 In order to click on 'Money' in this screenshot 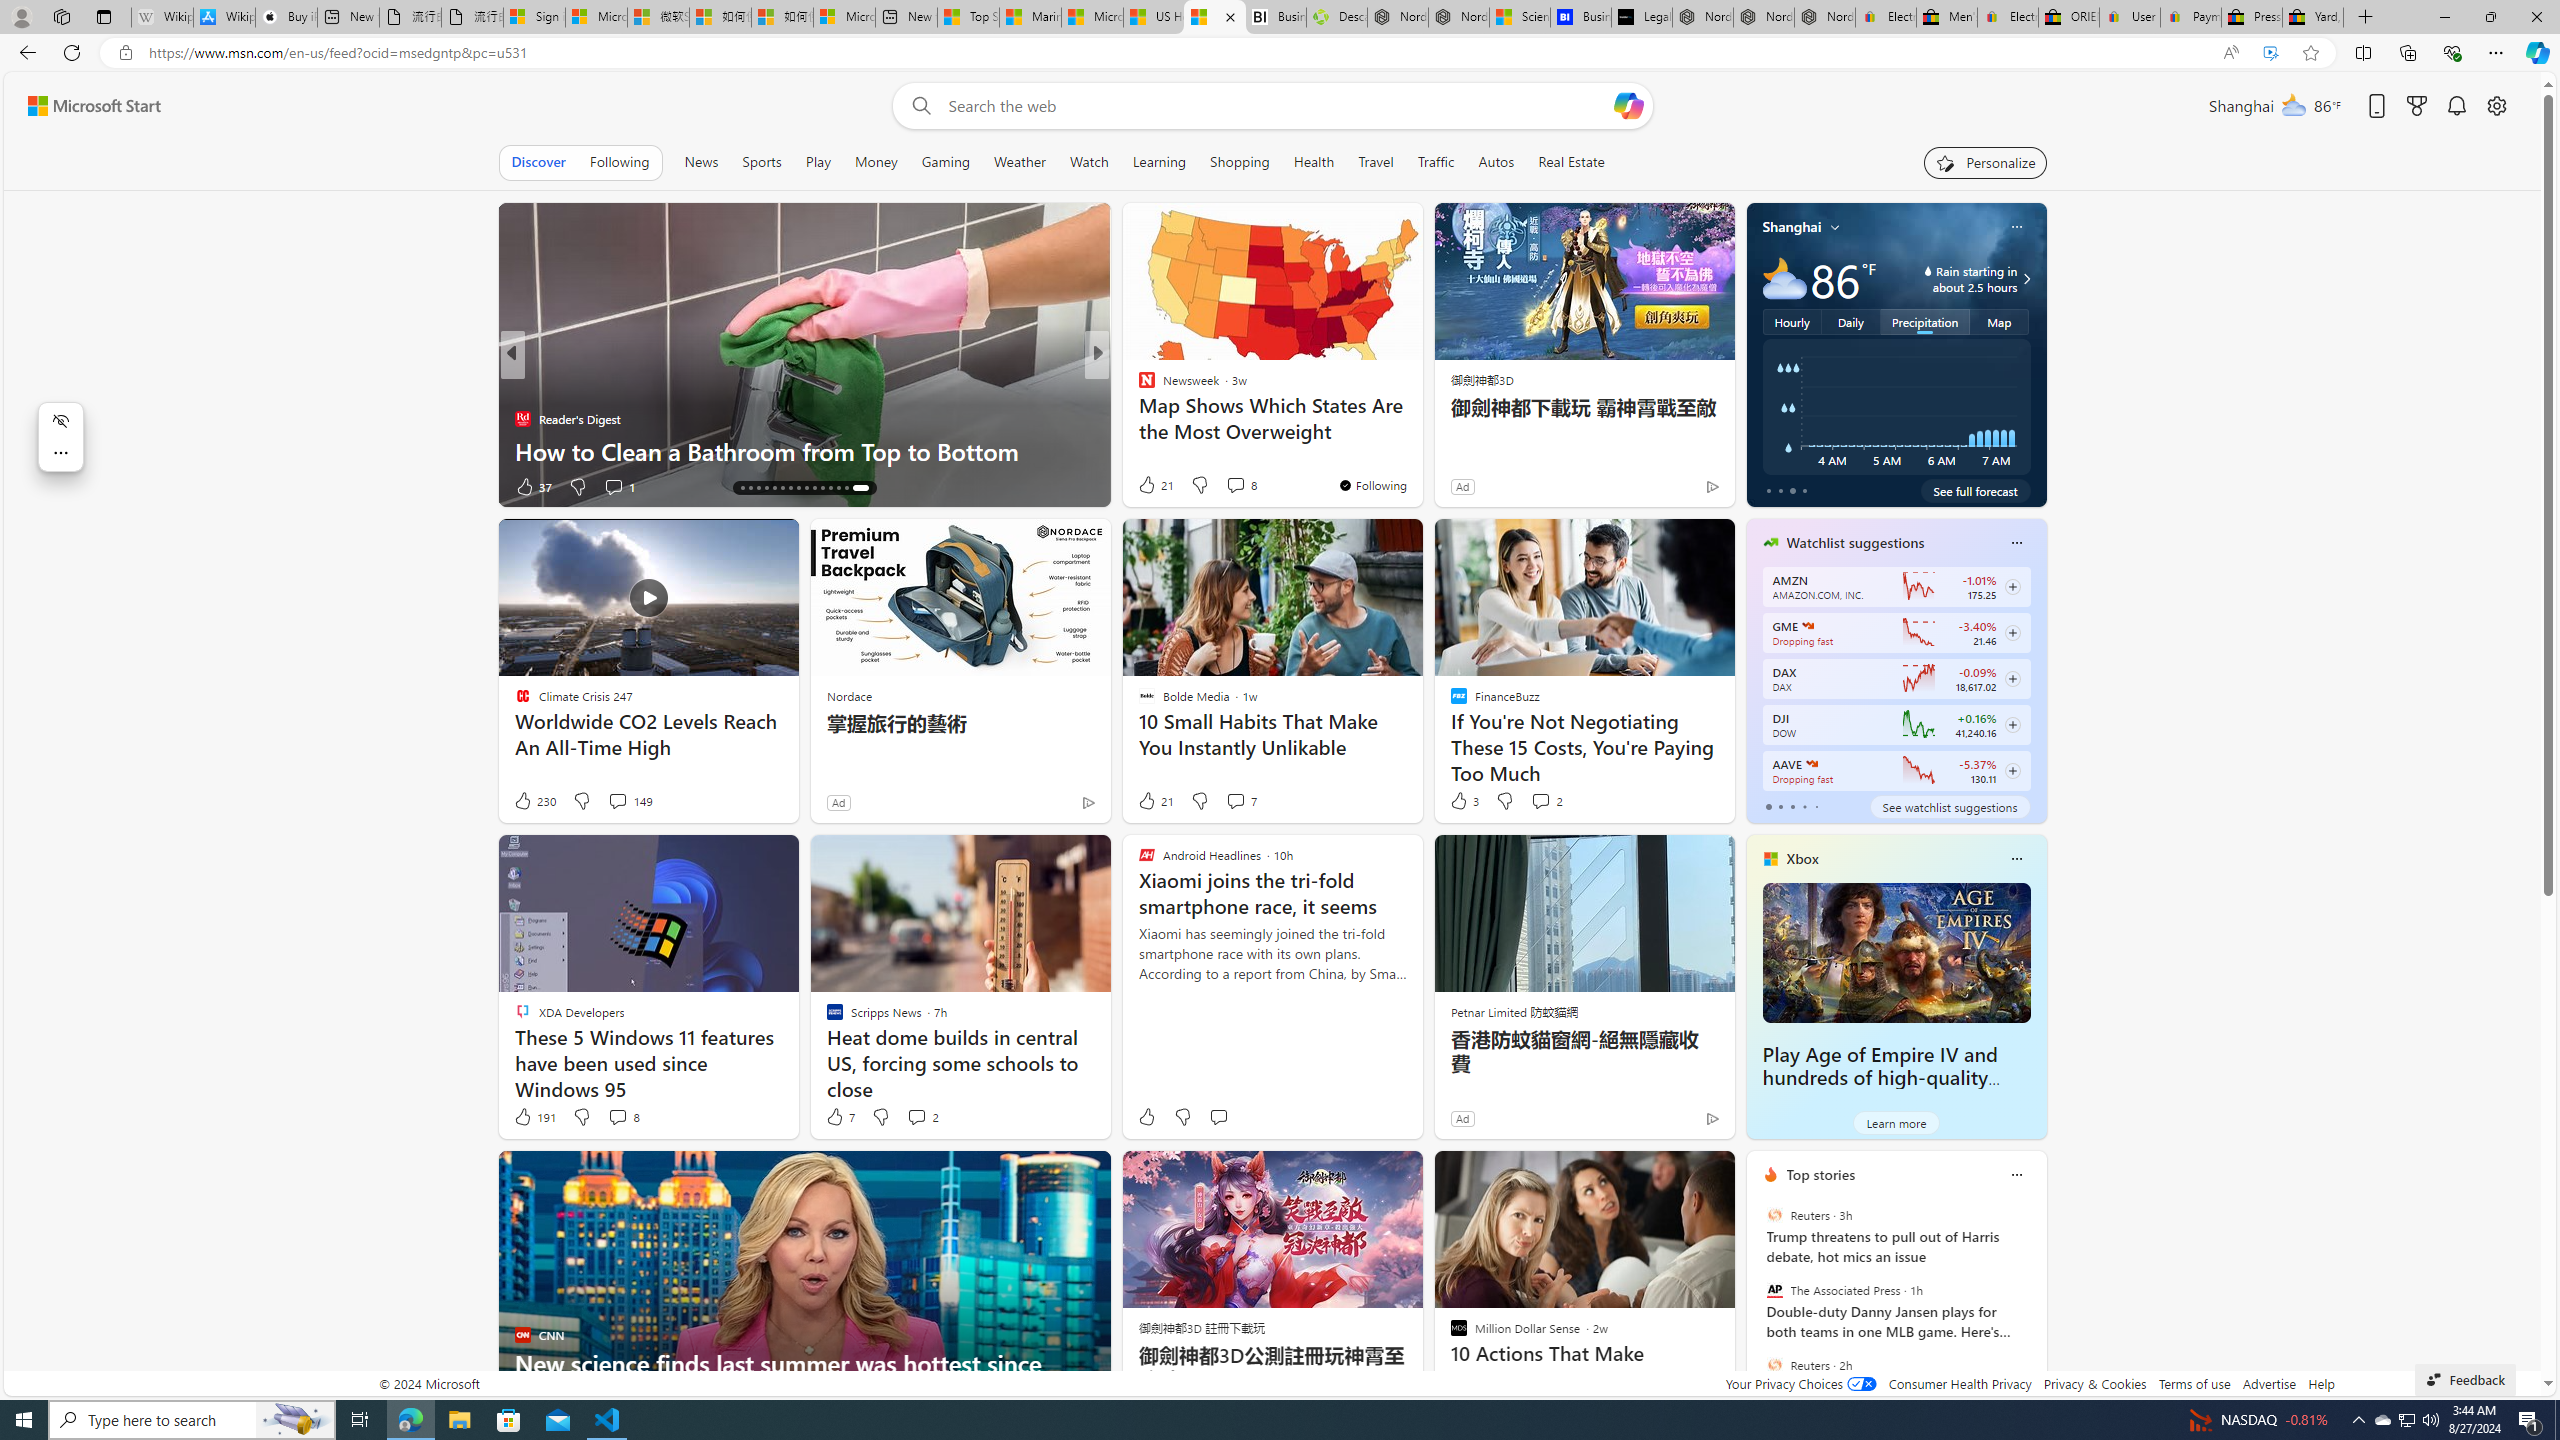, I will do `click(875, 161)`.